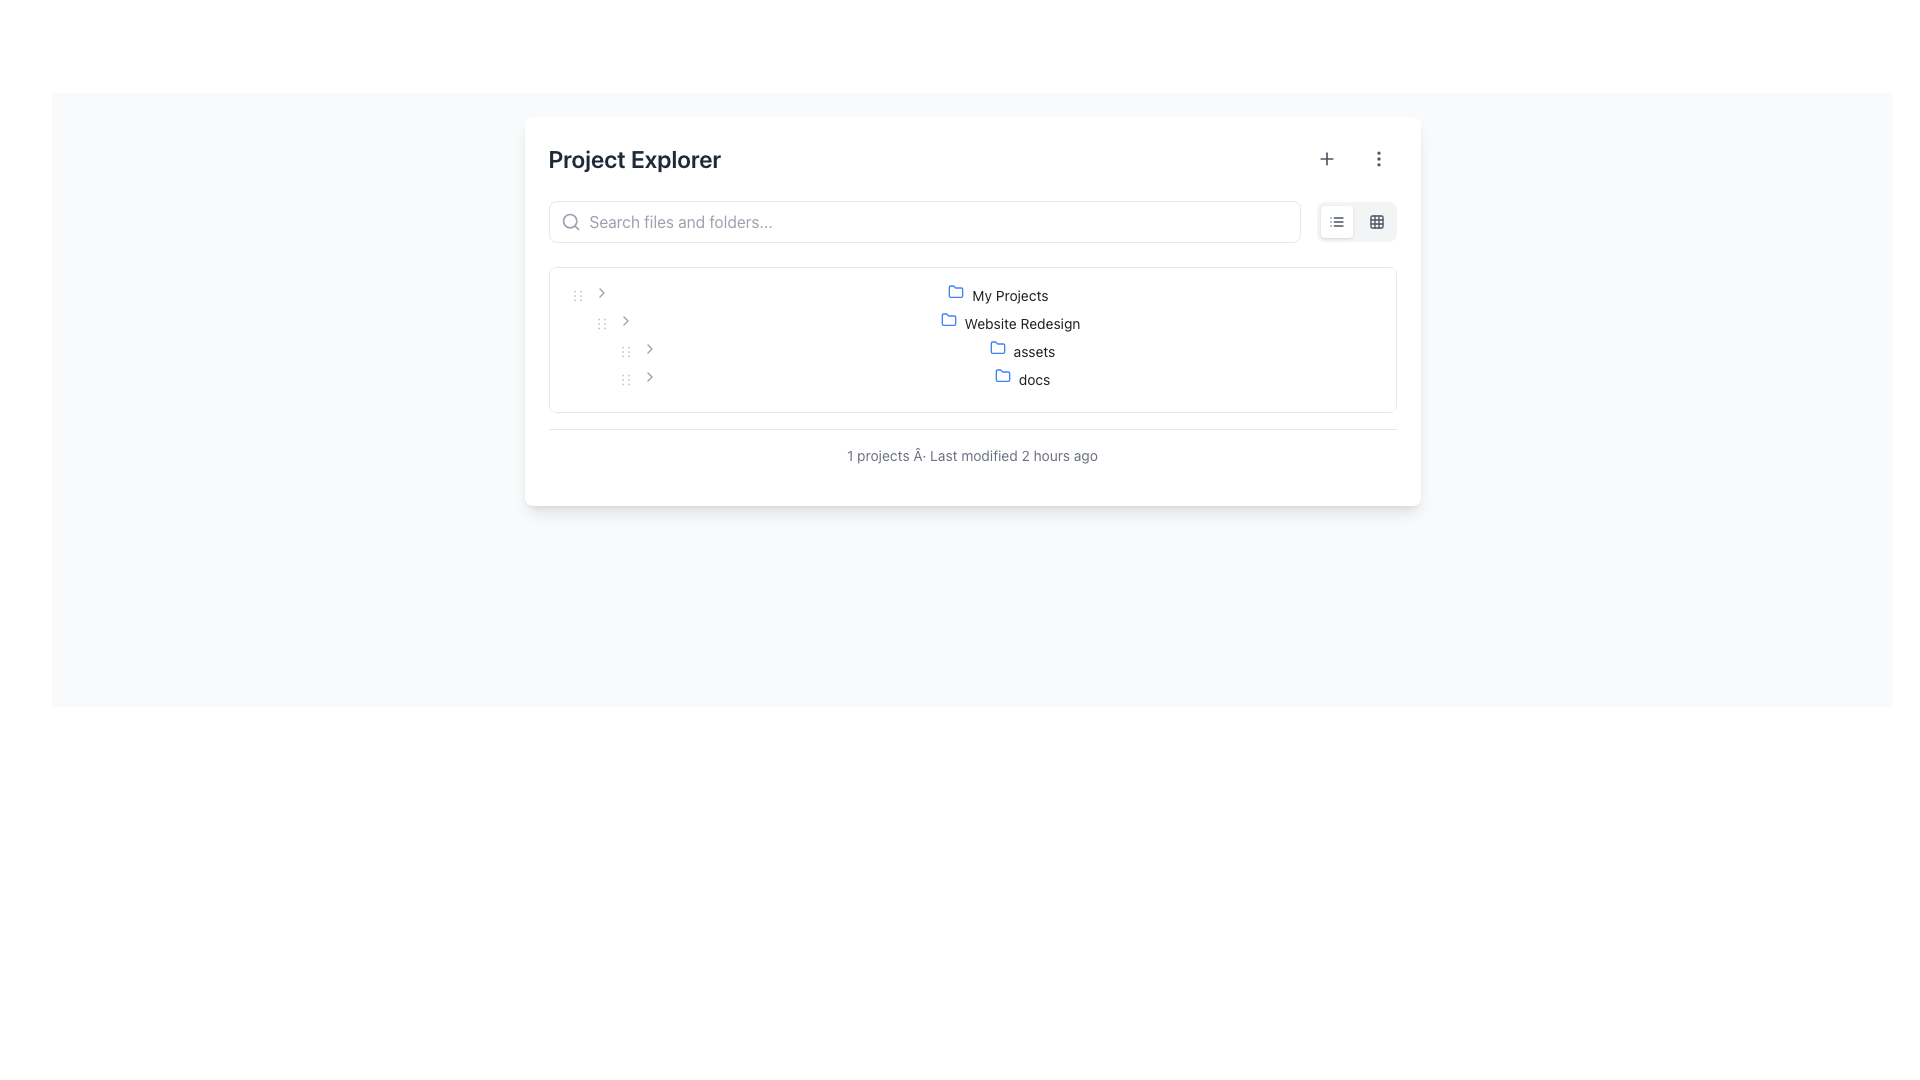 This screenshot has height=1080, width=1920. I want to click on the folder icon representing the 'Website Redesign' files, so click(947, 318).